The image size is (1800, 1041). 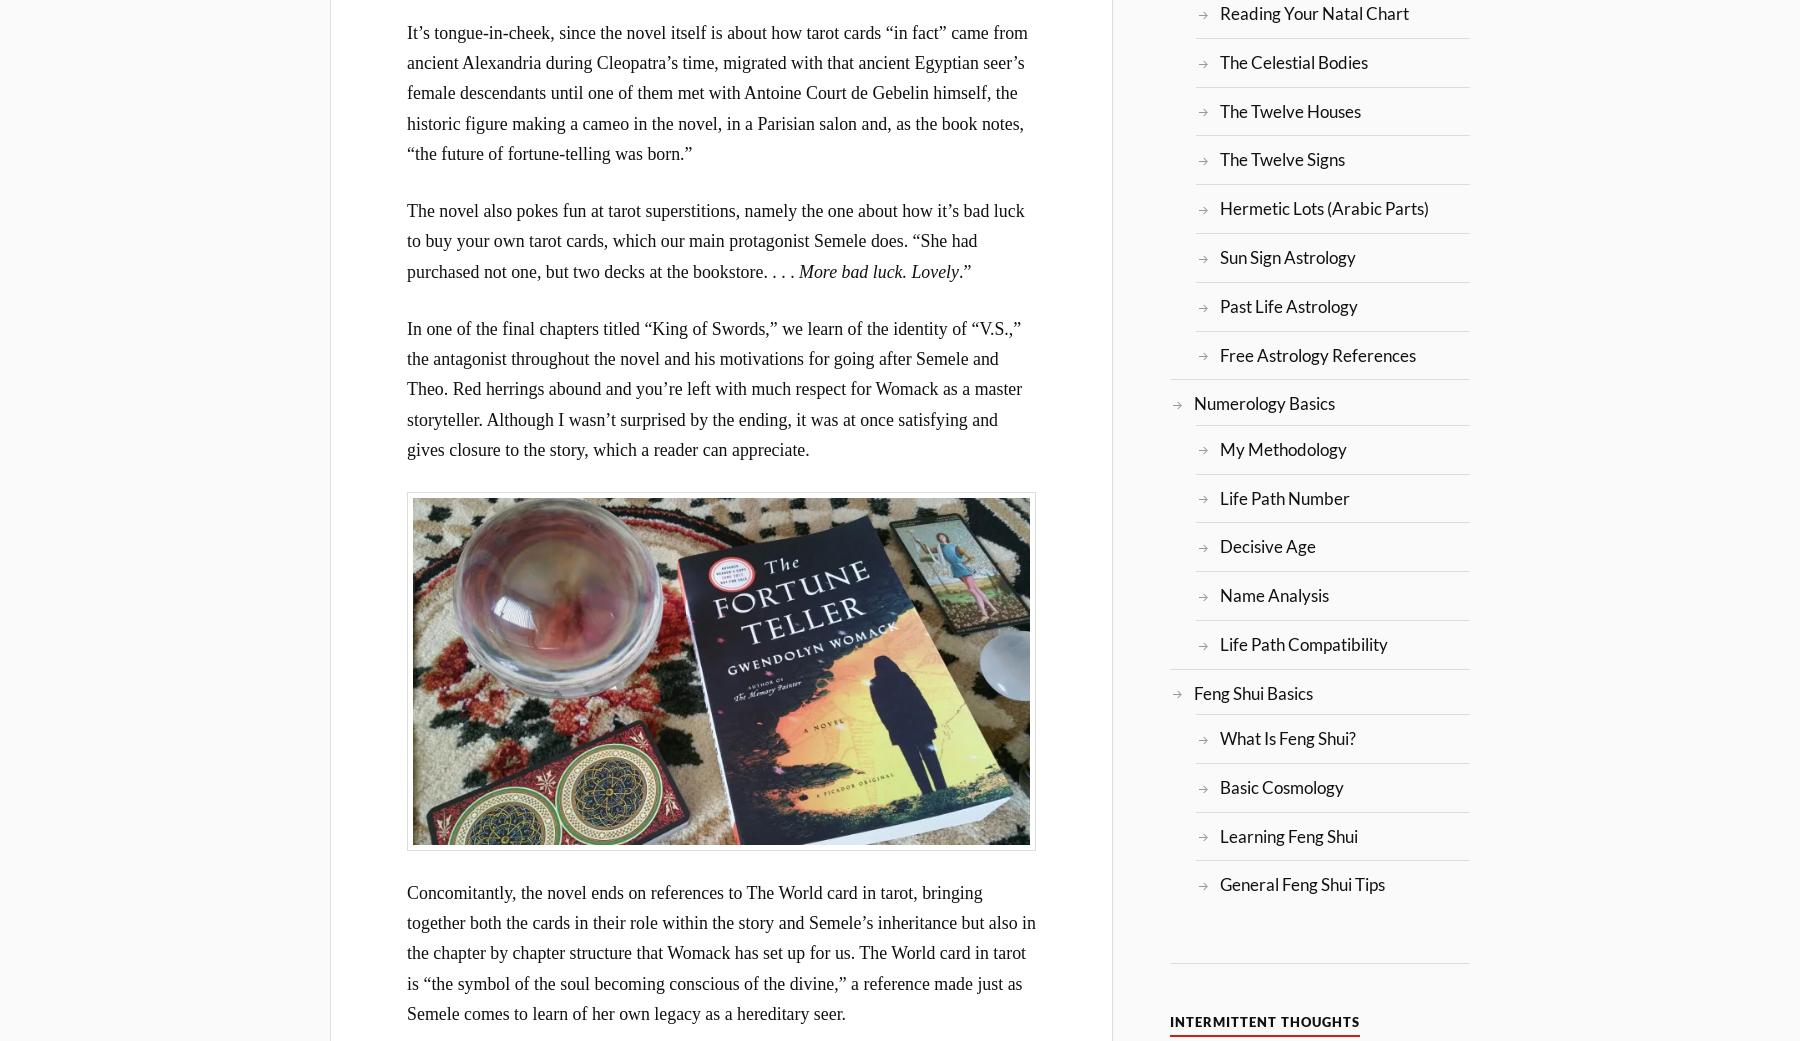 What do you see at coordinates (713, 389) in the screenshot?
I see `'In one of the final chapters titled “King of Swords,” we learn of the identity of “V.S.,” the antagonist throughout the novel and his motivations for going after Semele and Theo. Red herrings abound and you’re left with much respect for Womack as a master storyteller. Although I wasn’t surprised by the ending, it was at once satisfying and gives closure to the story, which a reader can appreciate.'` at bounding box center [713, 389].